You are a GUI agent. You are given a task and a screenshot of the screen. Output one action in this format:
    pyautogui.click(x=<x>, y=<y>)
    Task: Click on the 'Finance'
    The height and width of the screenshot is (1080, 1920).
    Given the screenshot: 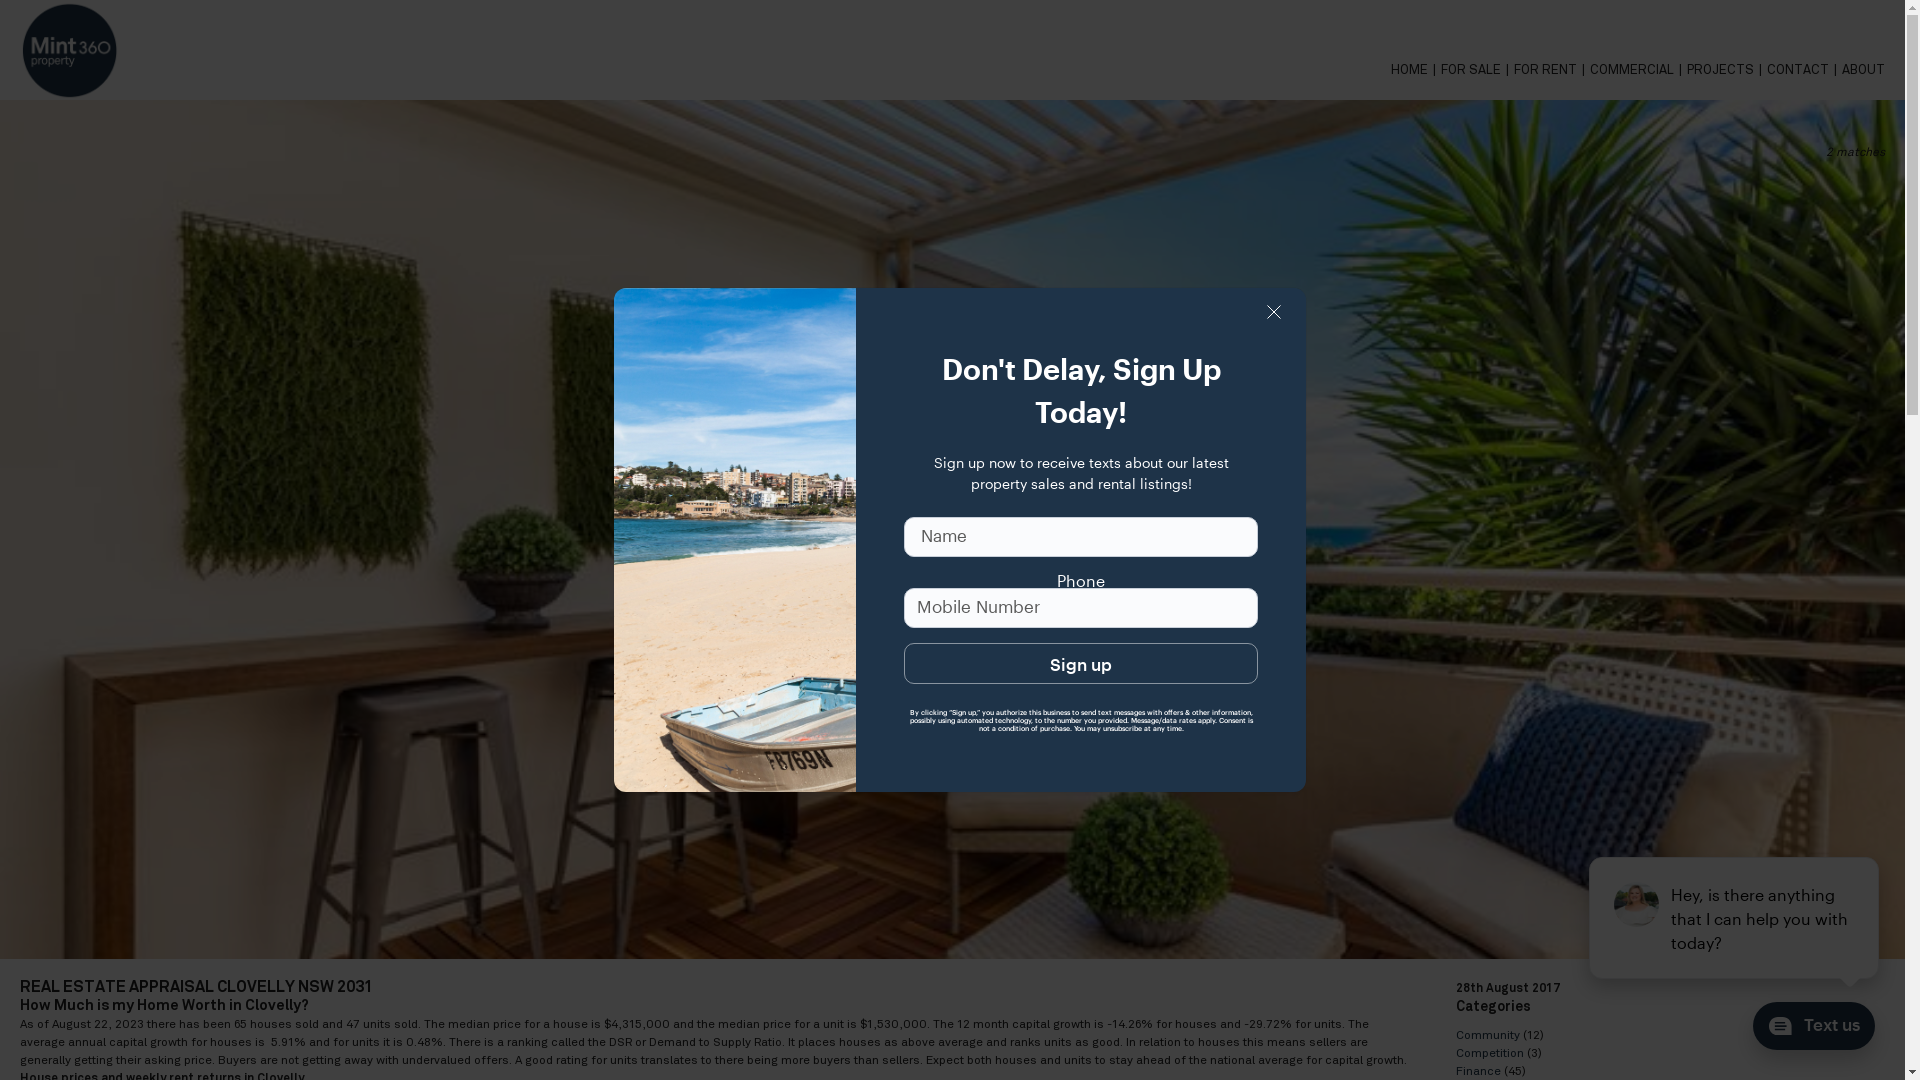 What is the action you would take?
    pyautogui.click(x=1478, y=1070)
    